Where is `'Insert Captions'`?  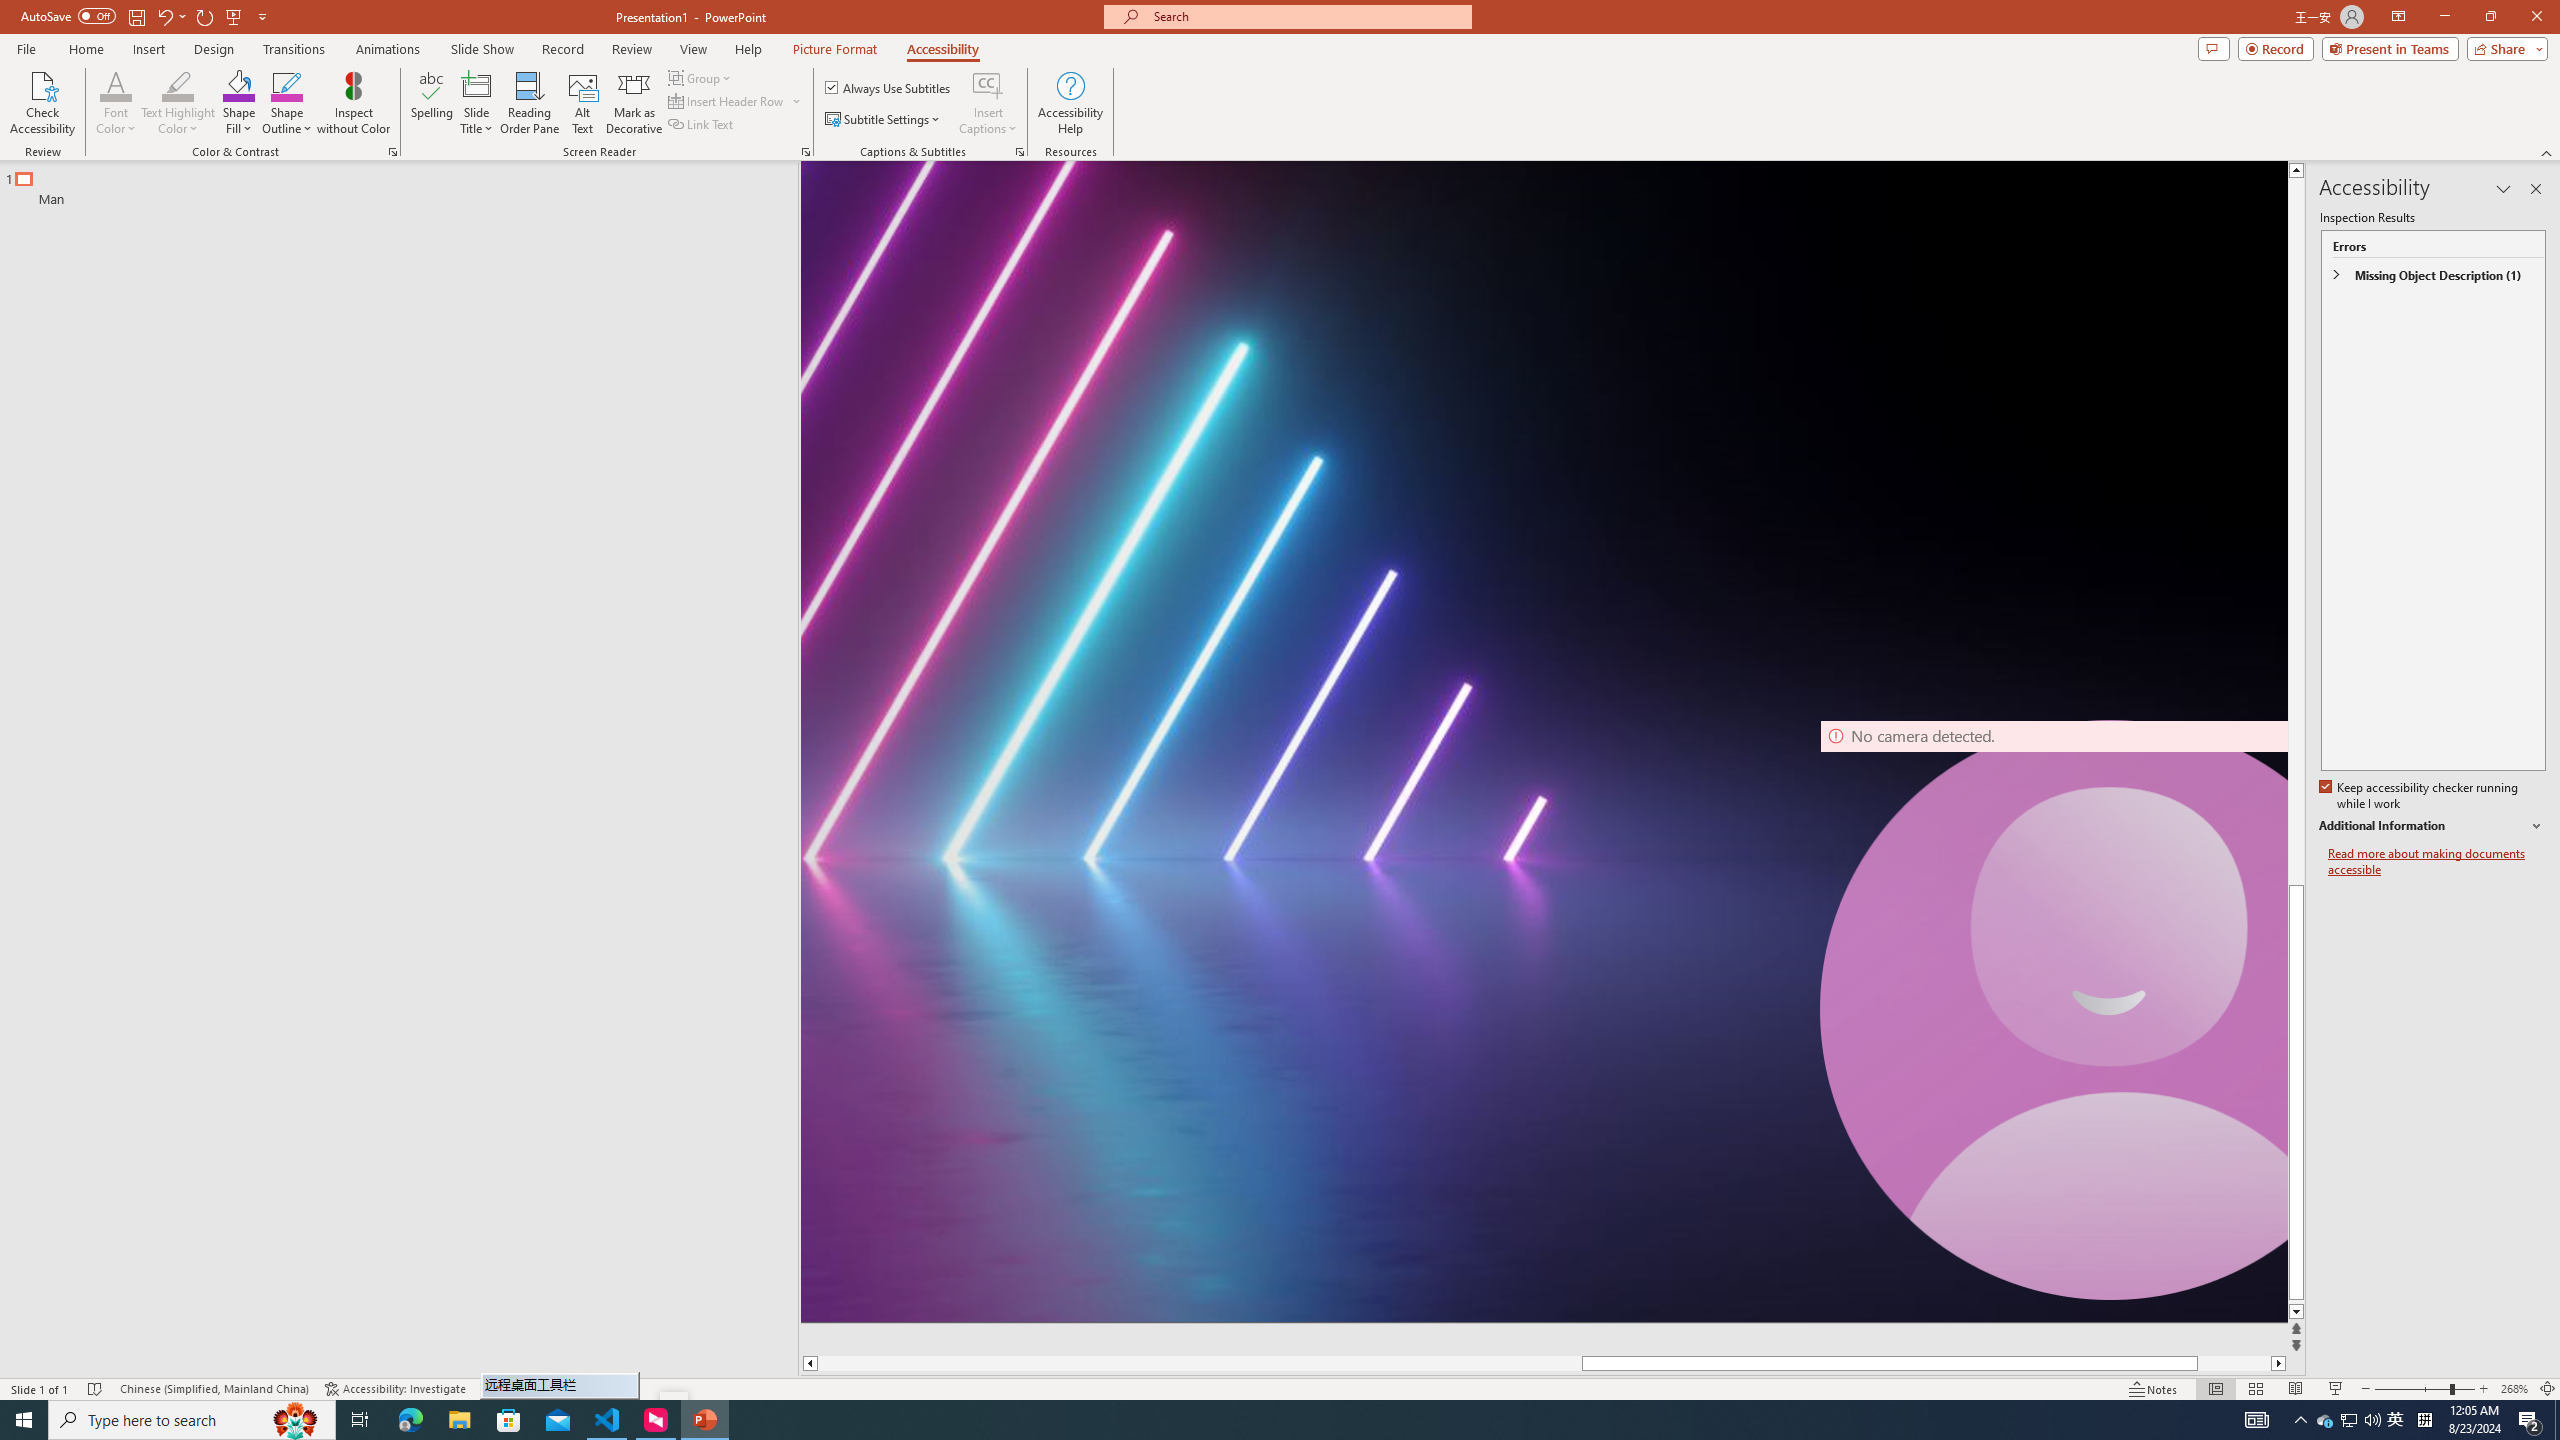 'Insert Captions' is located at coordinates (987, 84).